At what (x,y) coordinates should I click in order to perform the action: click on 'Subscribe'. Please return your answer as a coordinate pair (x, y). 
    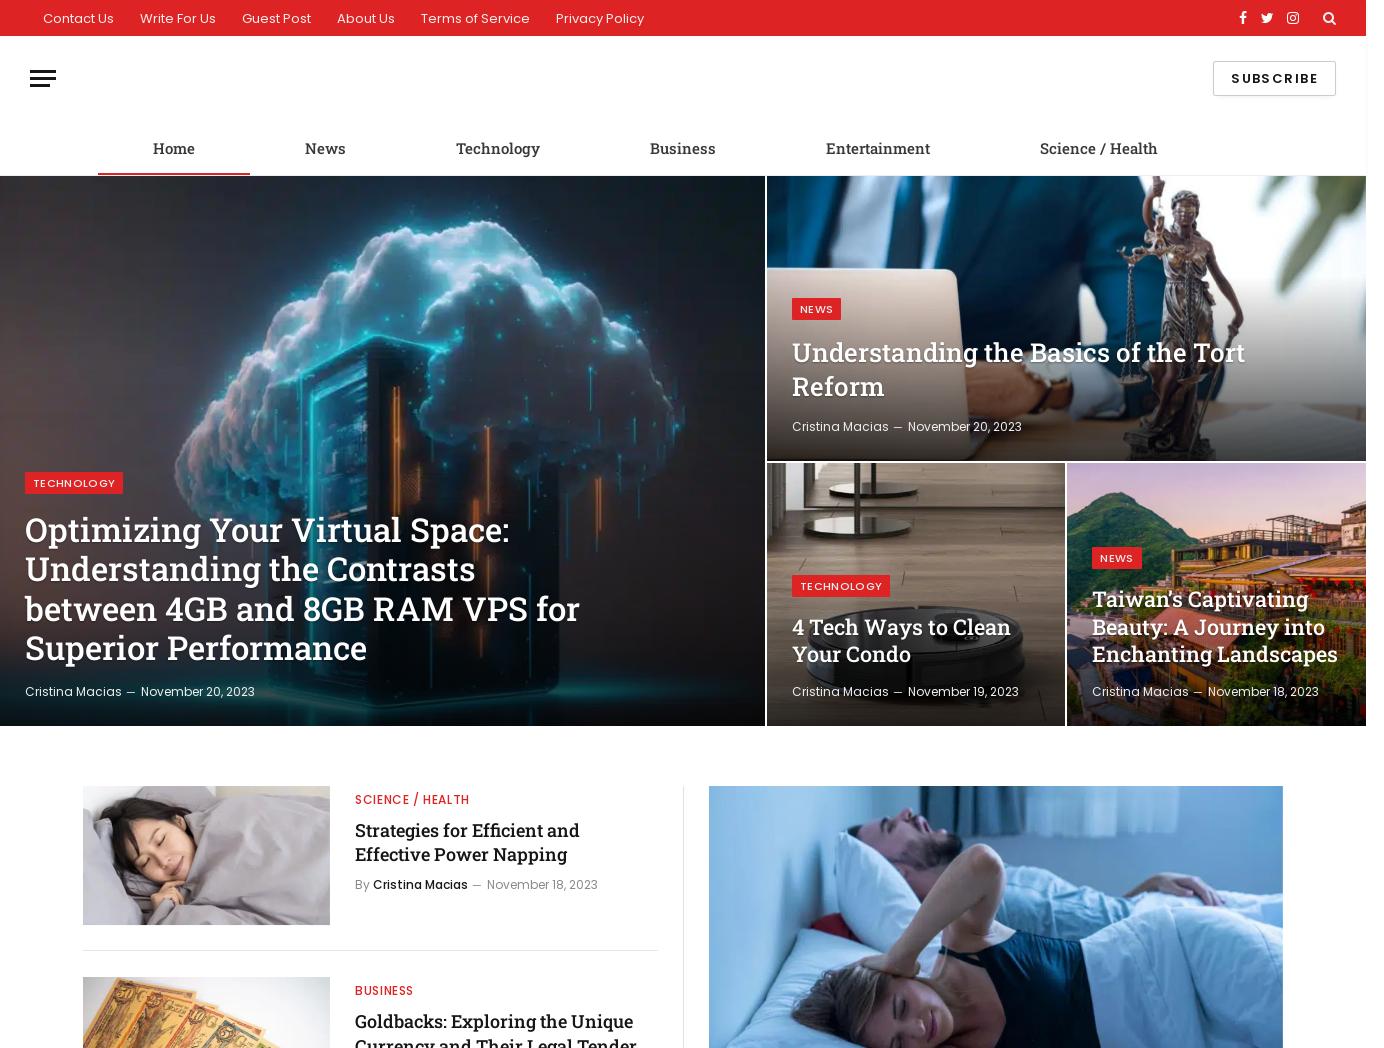
    Looking at the image, I should click on (1273, 78).